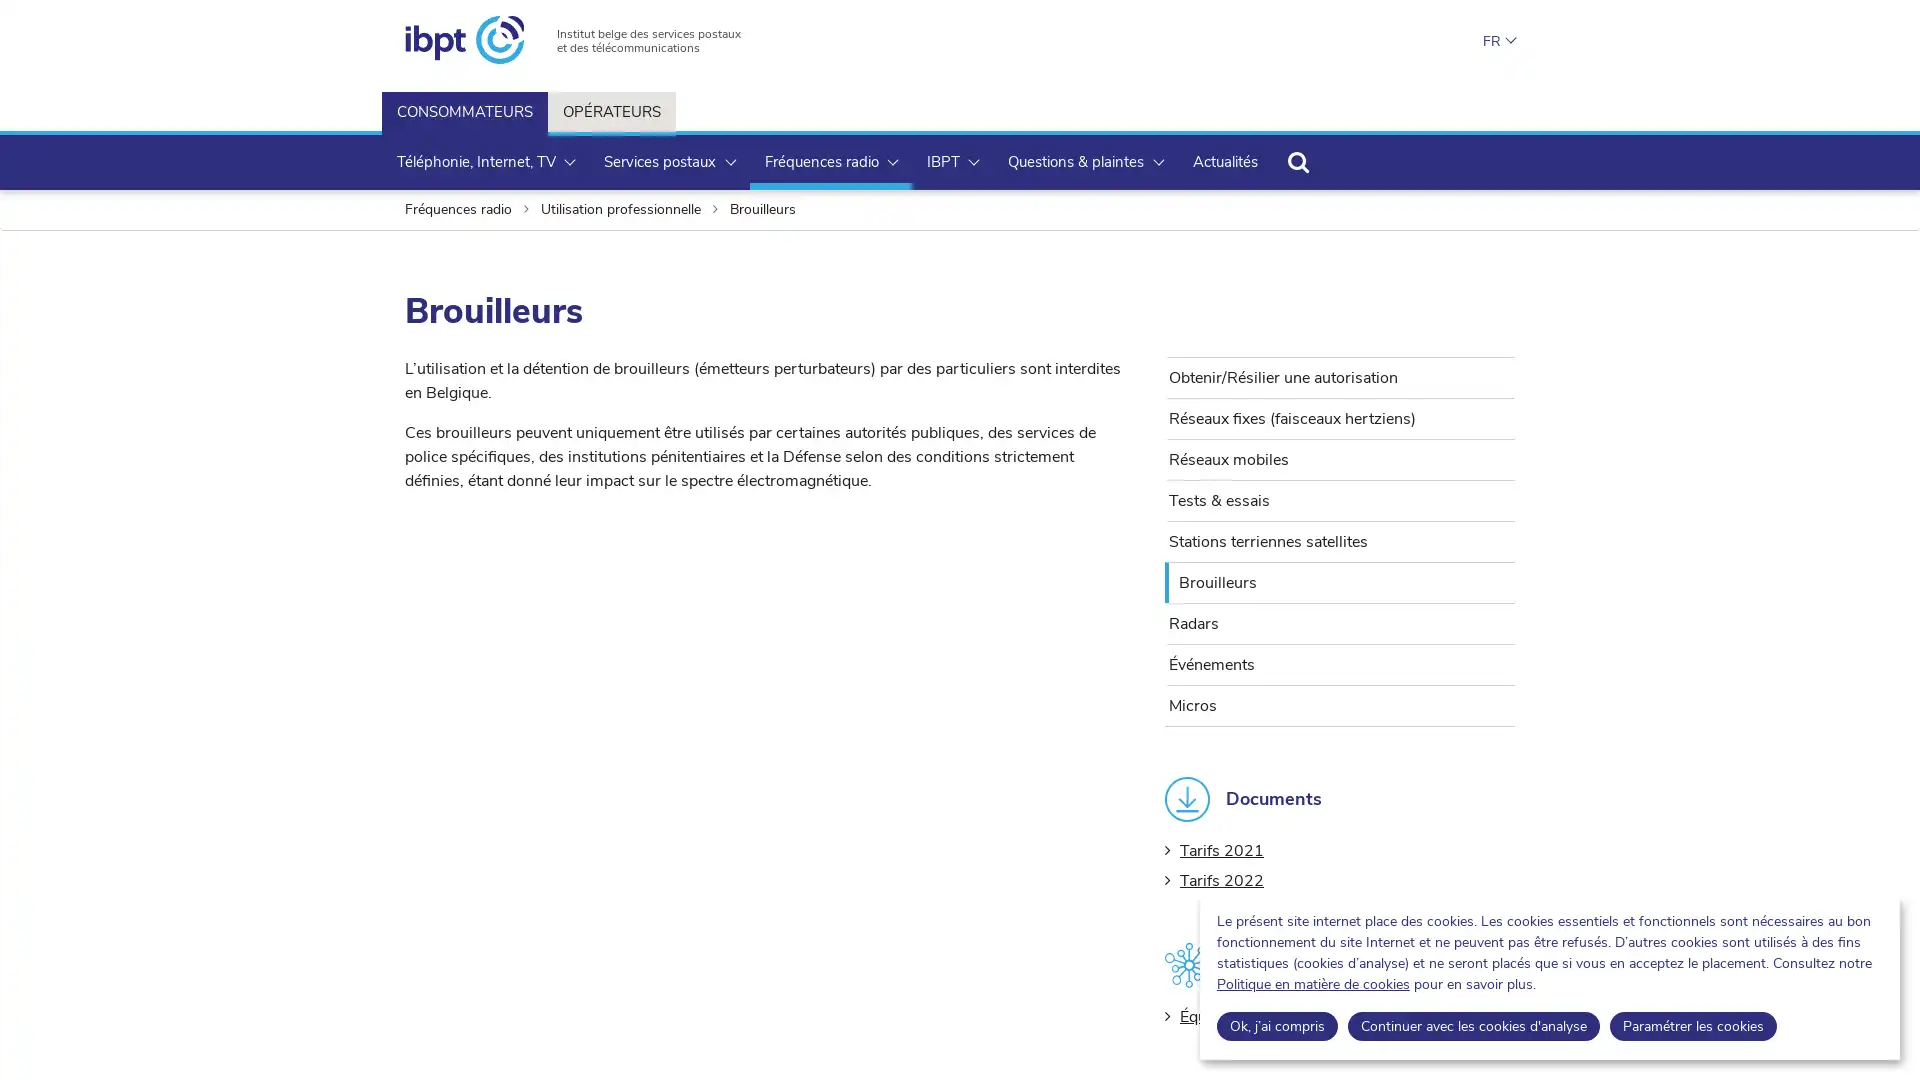  I want to click on Telephonie, Internet, TV, so click(485, 161).